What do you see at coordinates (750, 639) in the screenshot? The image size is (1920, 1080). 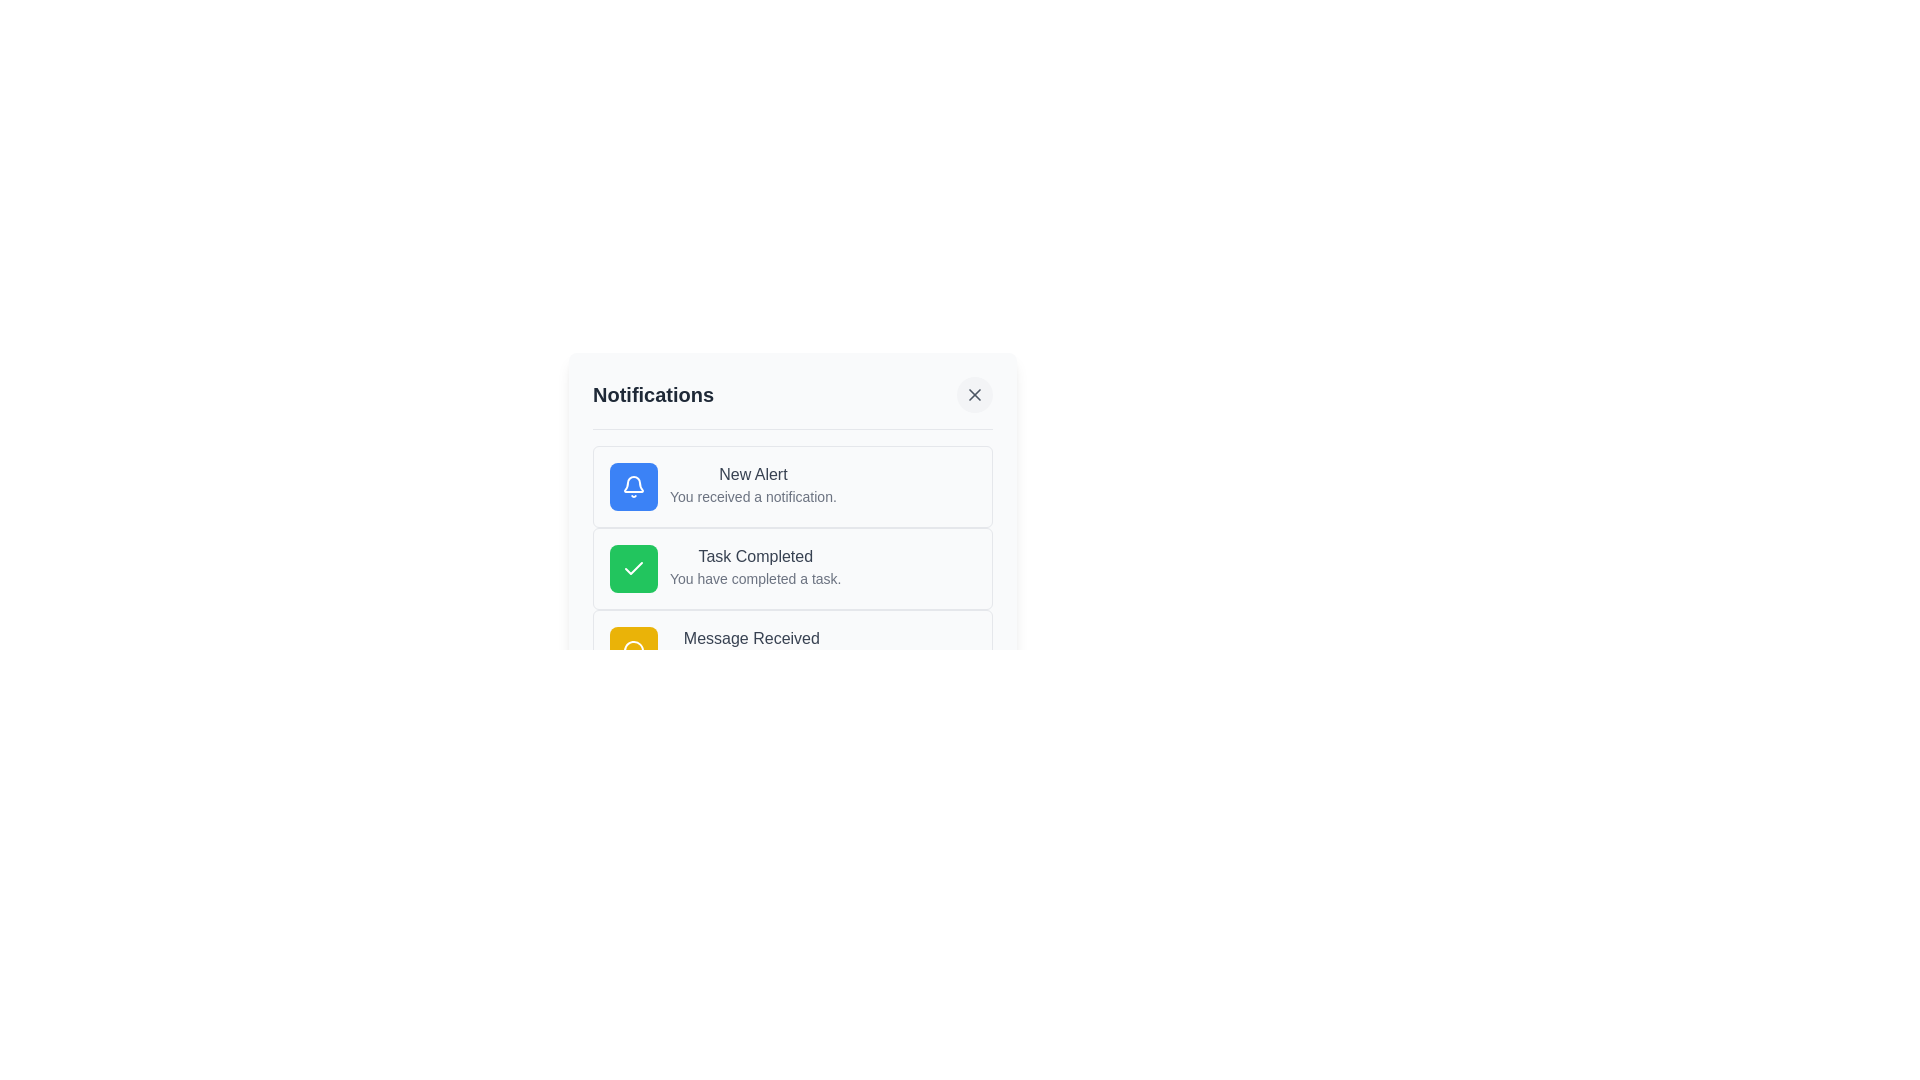 I see `the text label 'Message Received' which is the first line of the third notification item in the notifications list` at bounding box center [750, 639].